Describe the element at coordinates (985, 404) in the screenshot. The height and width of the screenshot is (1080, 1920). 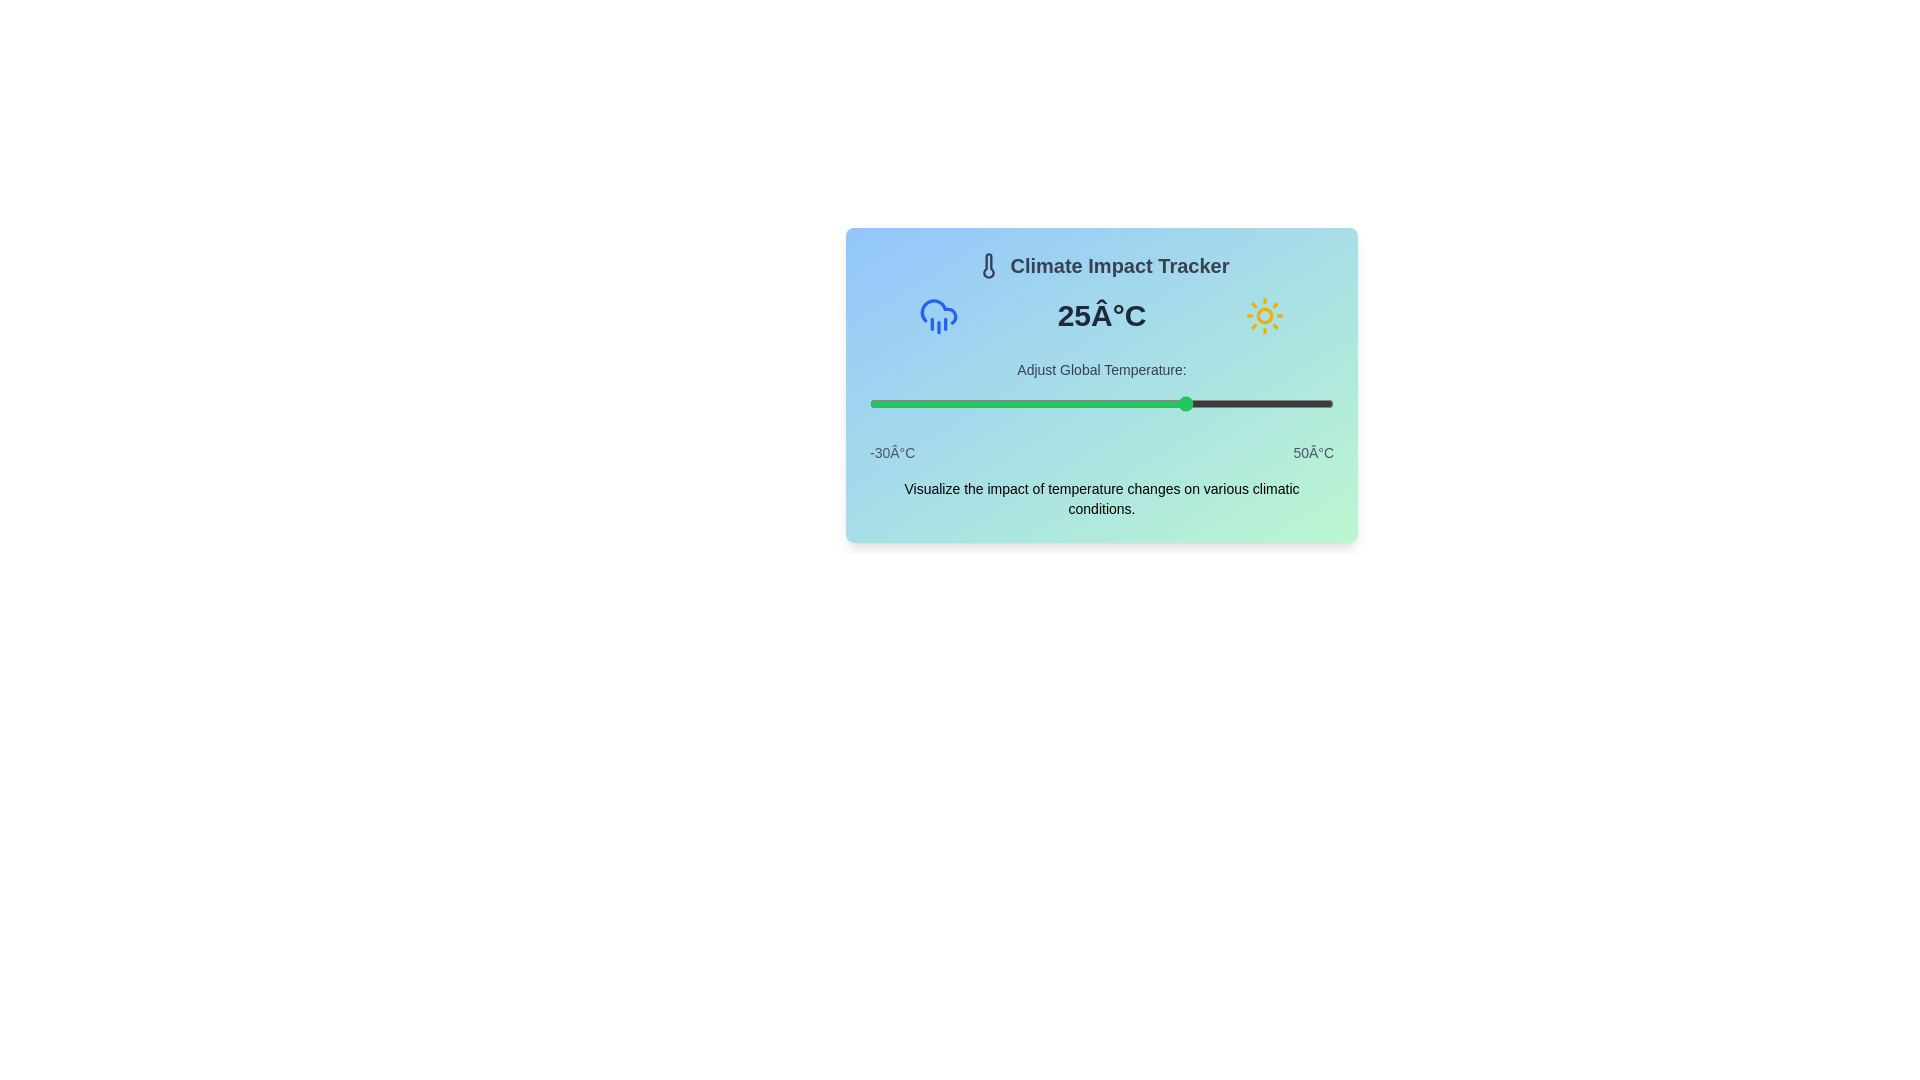
I see `the temperature slider to set the temperature to -10°C` at that location.